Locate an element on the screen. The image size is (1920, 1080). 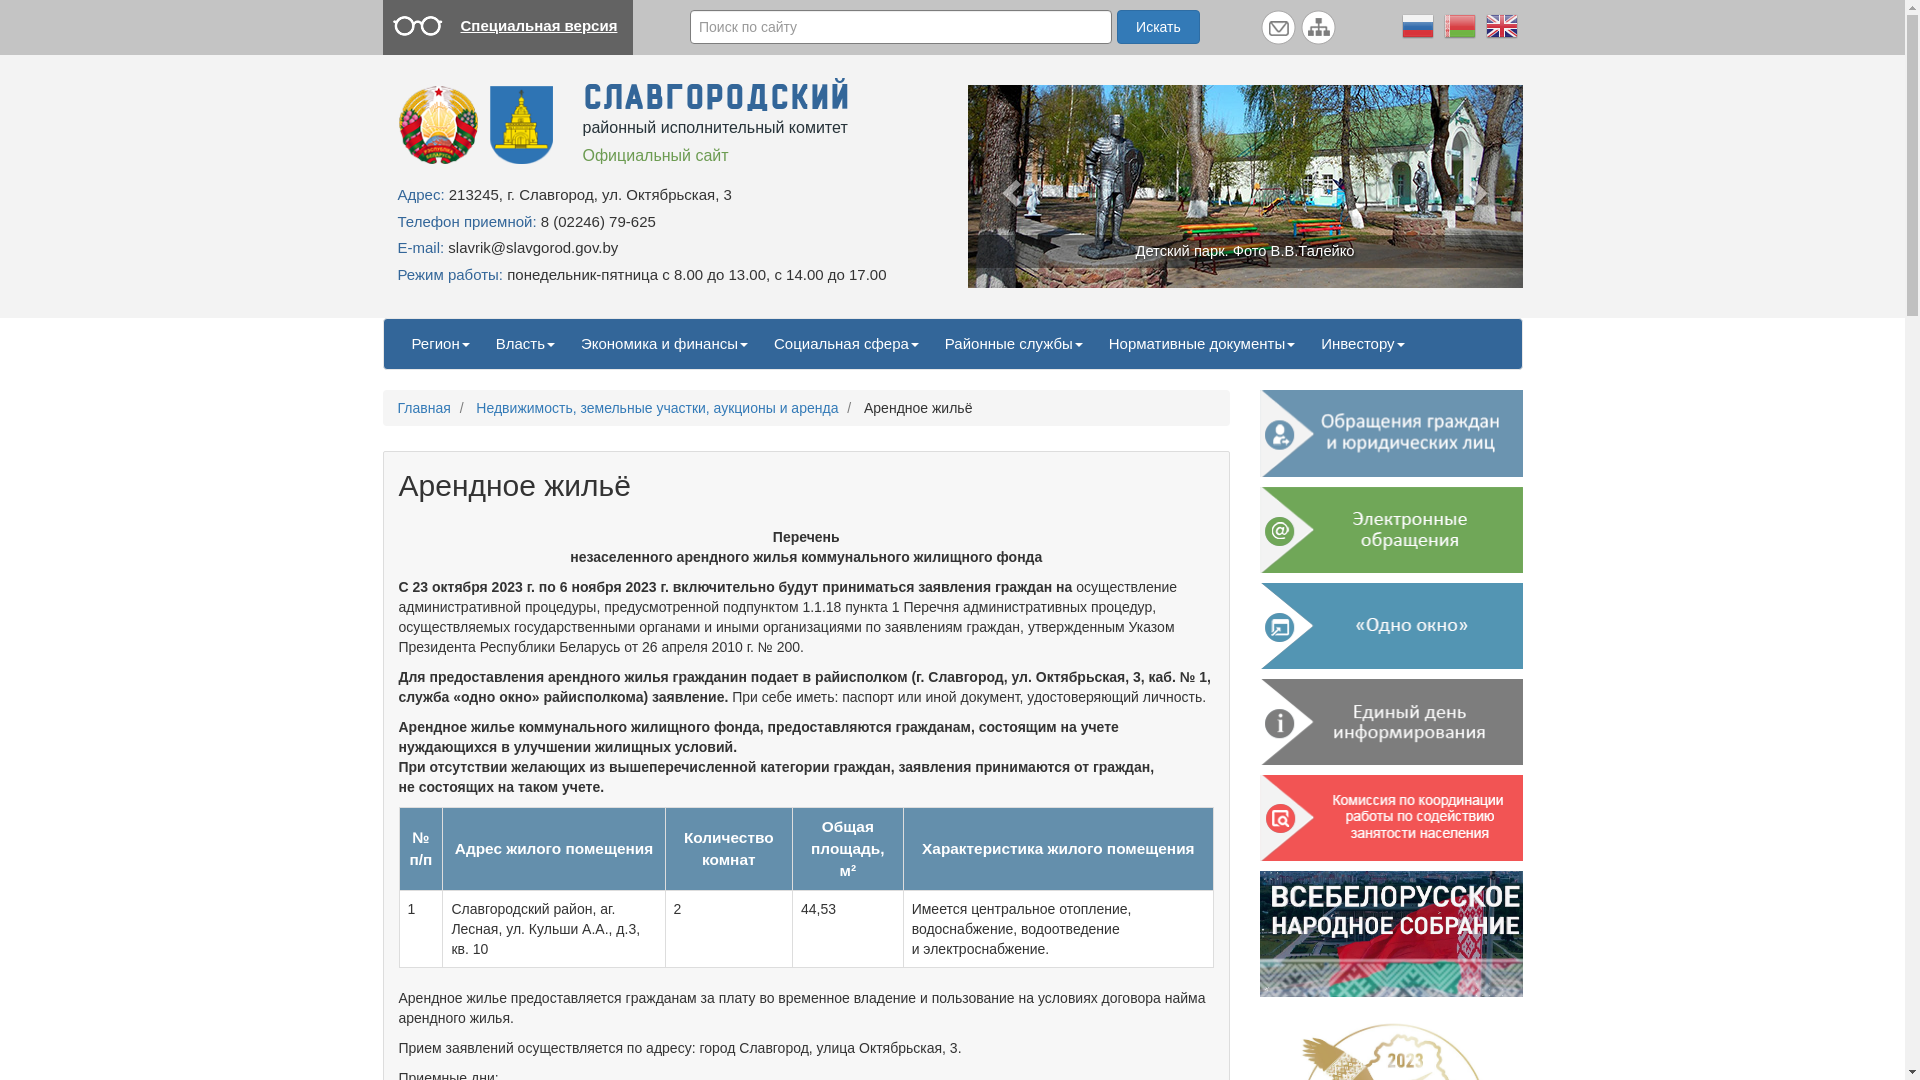
'Belarusian' is located at coordinates (1459, 24).